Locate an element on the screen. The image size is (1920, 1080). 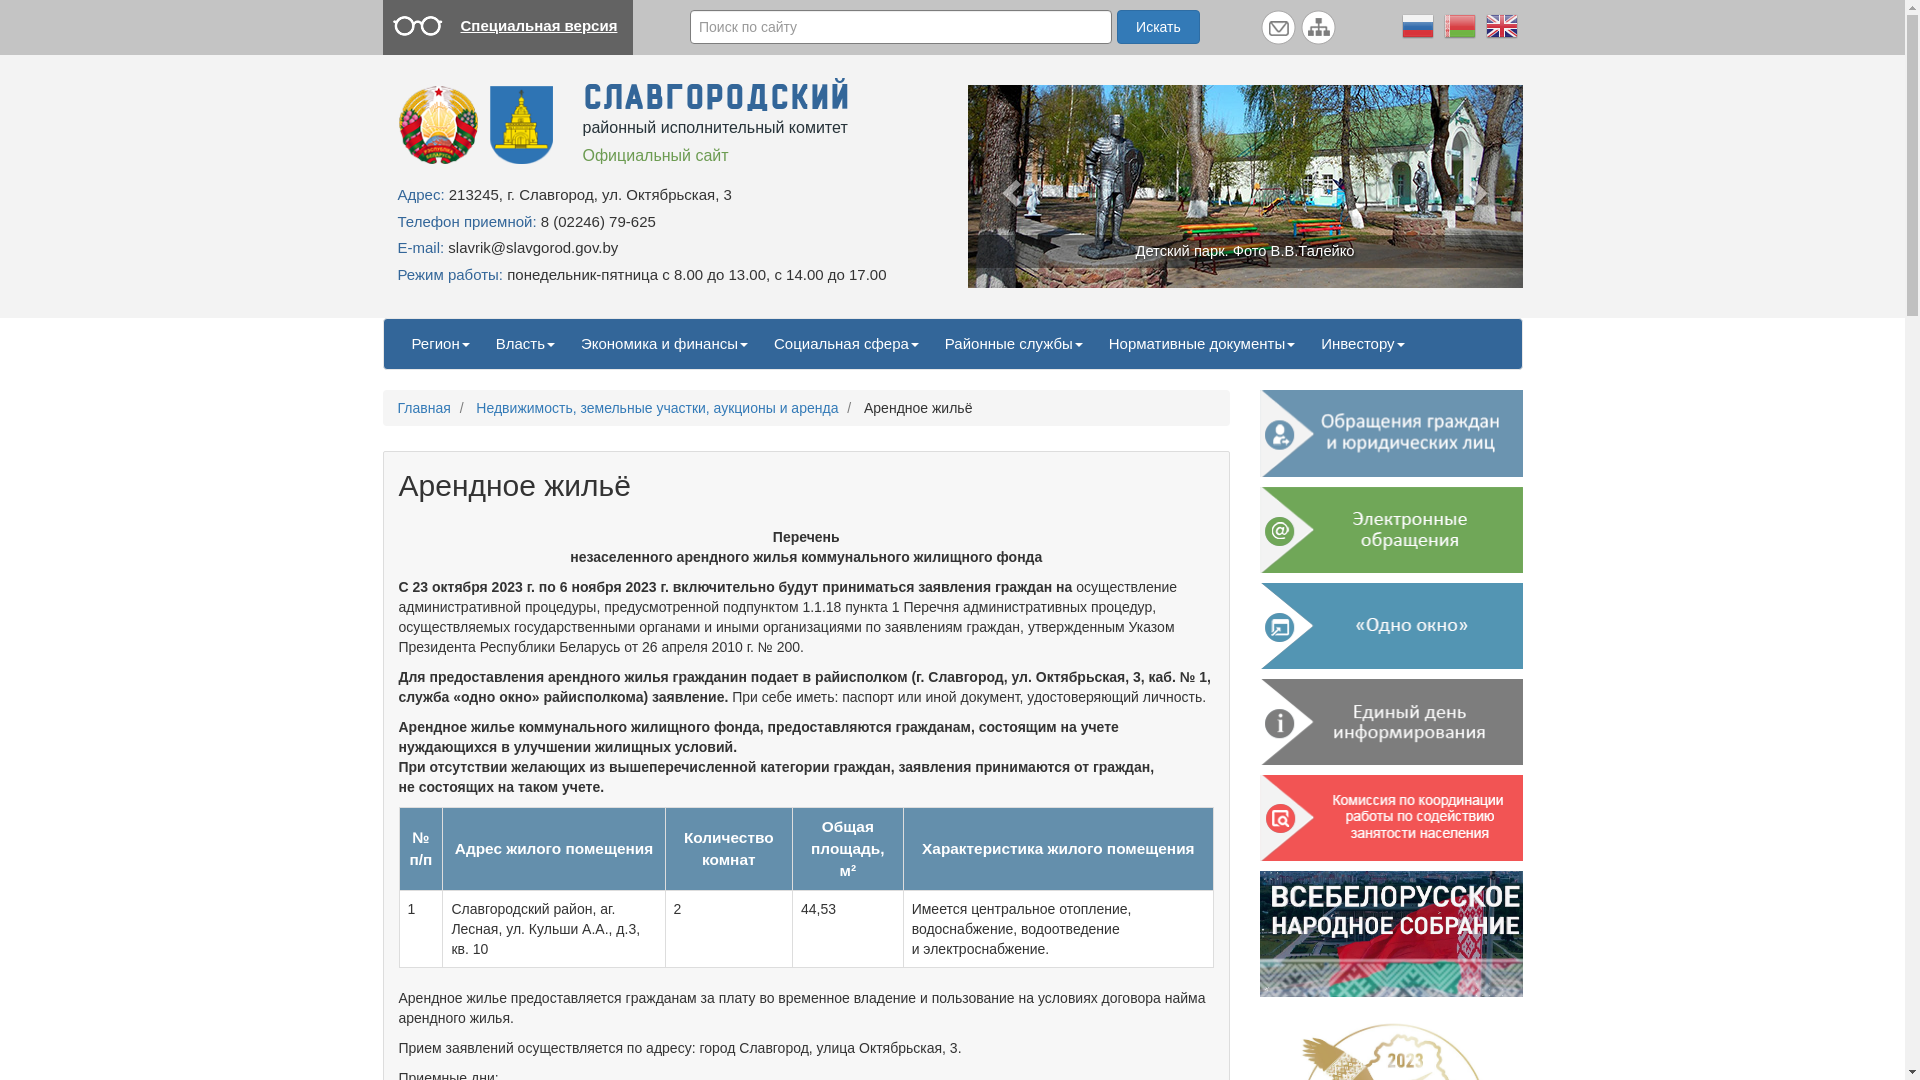
'Belarusian' is located at coordinates (1459, 24).